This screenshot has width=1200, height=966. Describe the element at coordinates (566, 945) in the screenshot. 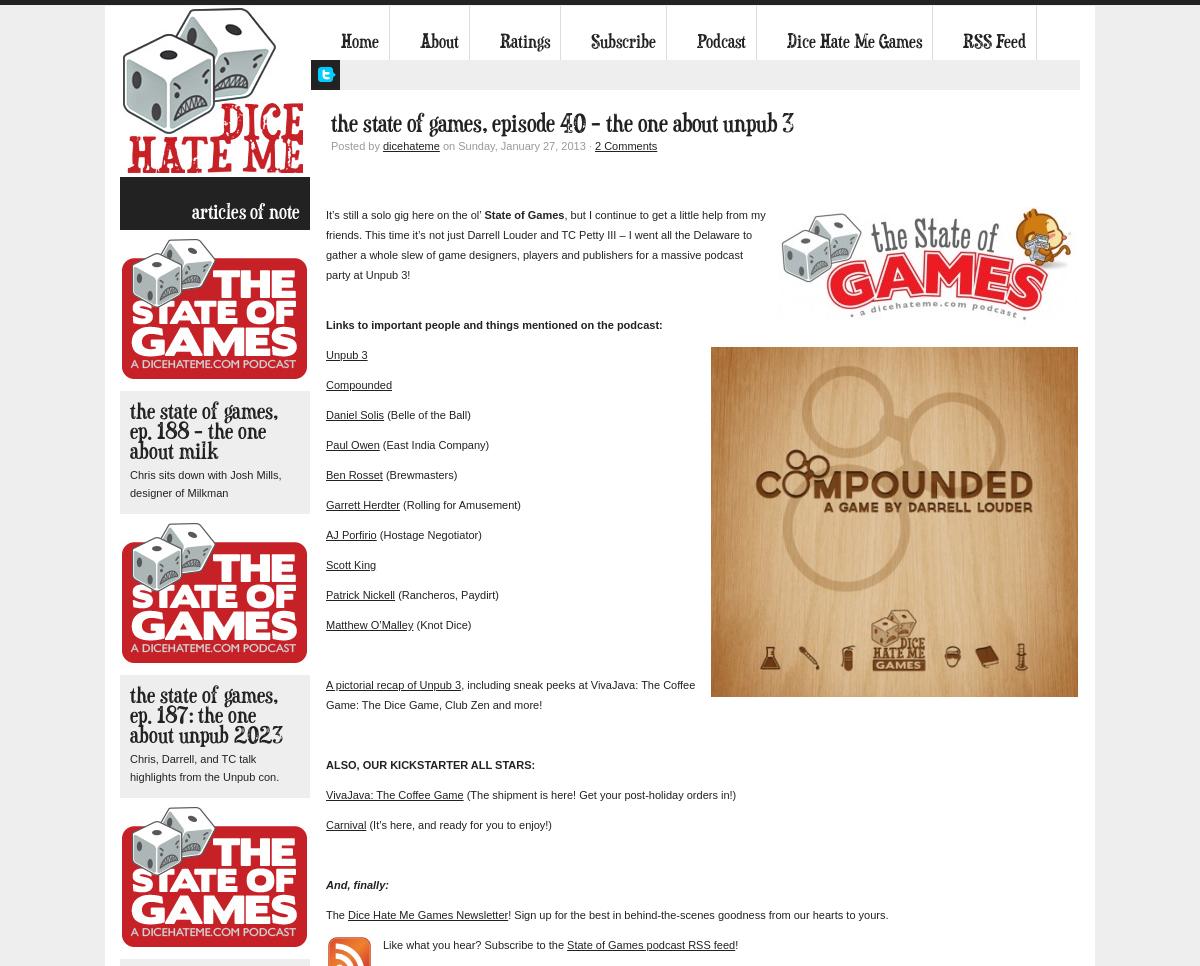

I see `'State of Games podcast RSS feed'` at that location.